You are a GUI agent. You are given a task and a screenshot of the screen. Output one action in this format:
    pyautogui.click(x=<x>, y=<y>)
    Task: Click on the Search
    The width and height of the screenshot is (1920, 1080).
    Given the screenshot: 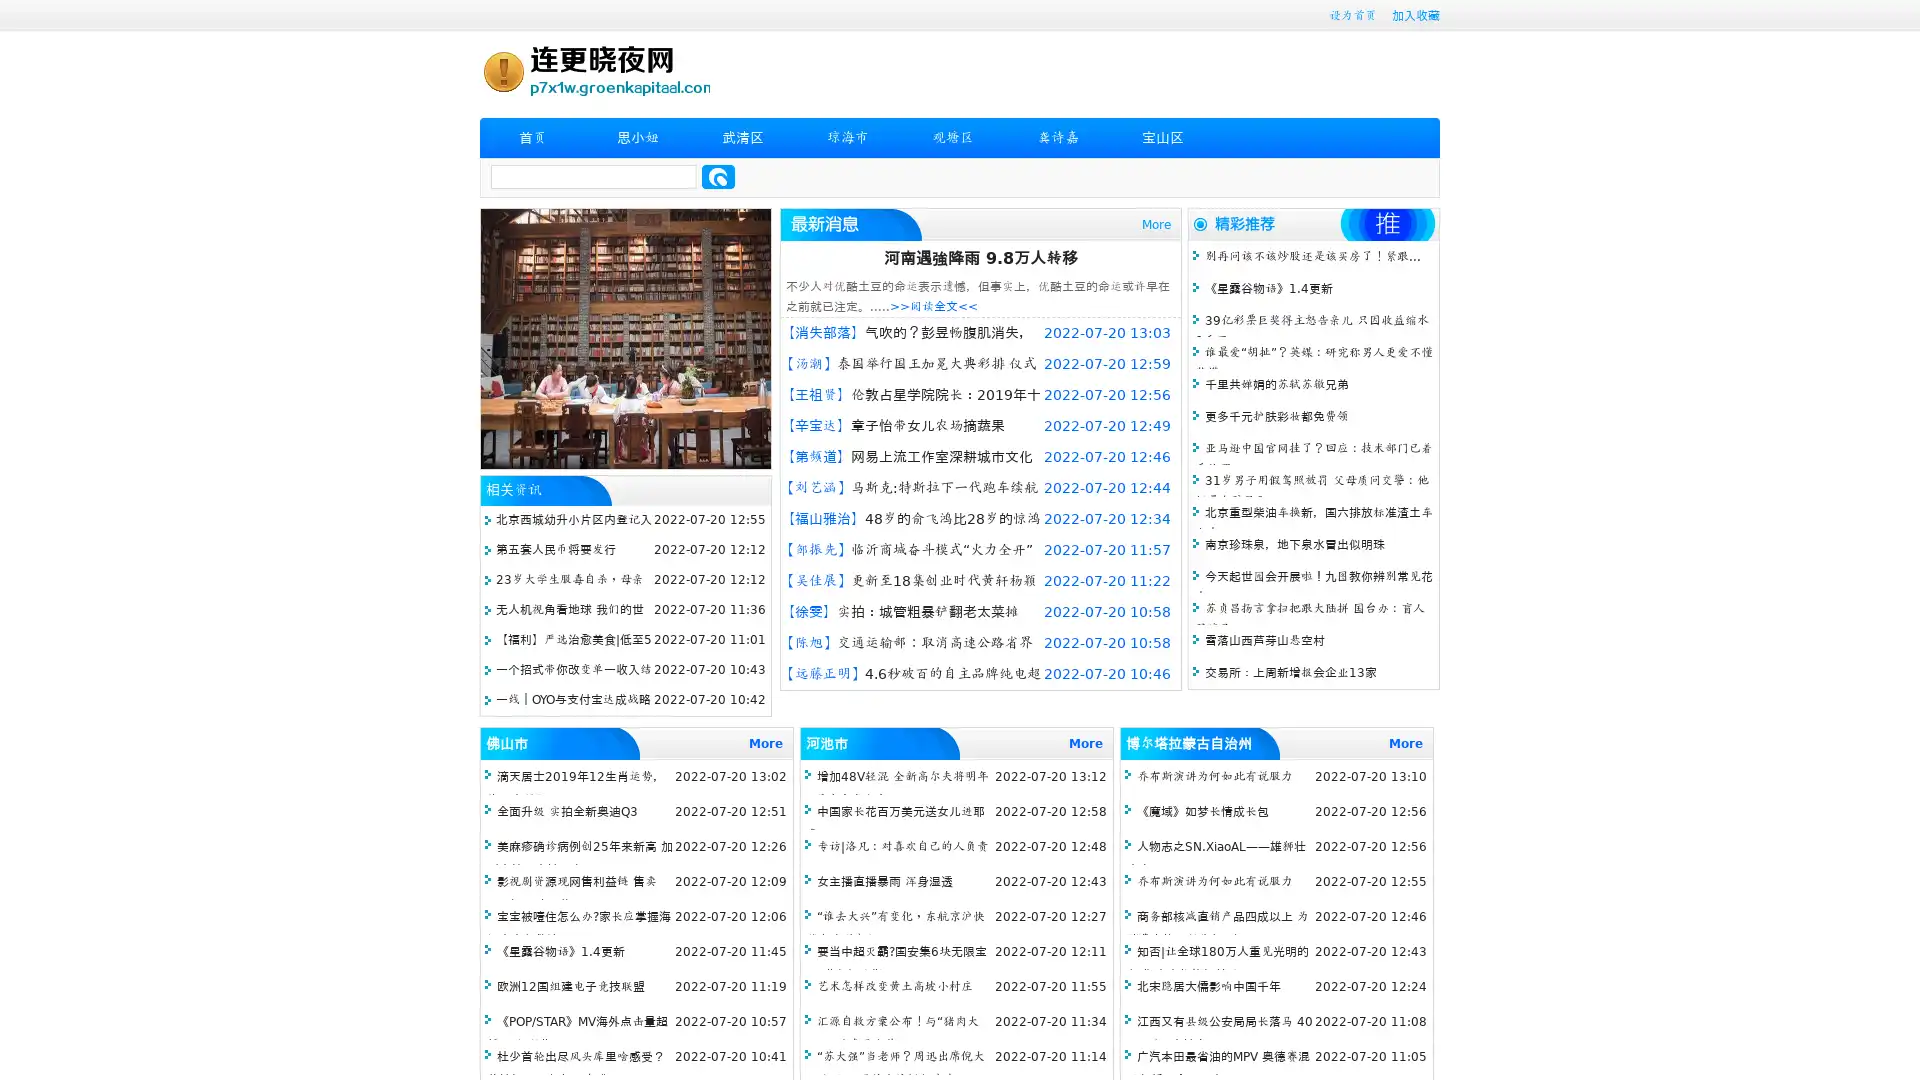 What is the action you would take?
    pyautogui.click(x=718, y=176)
    